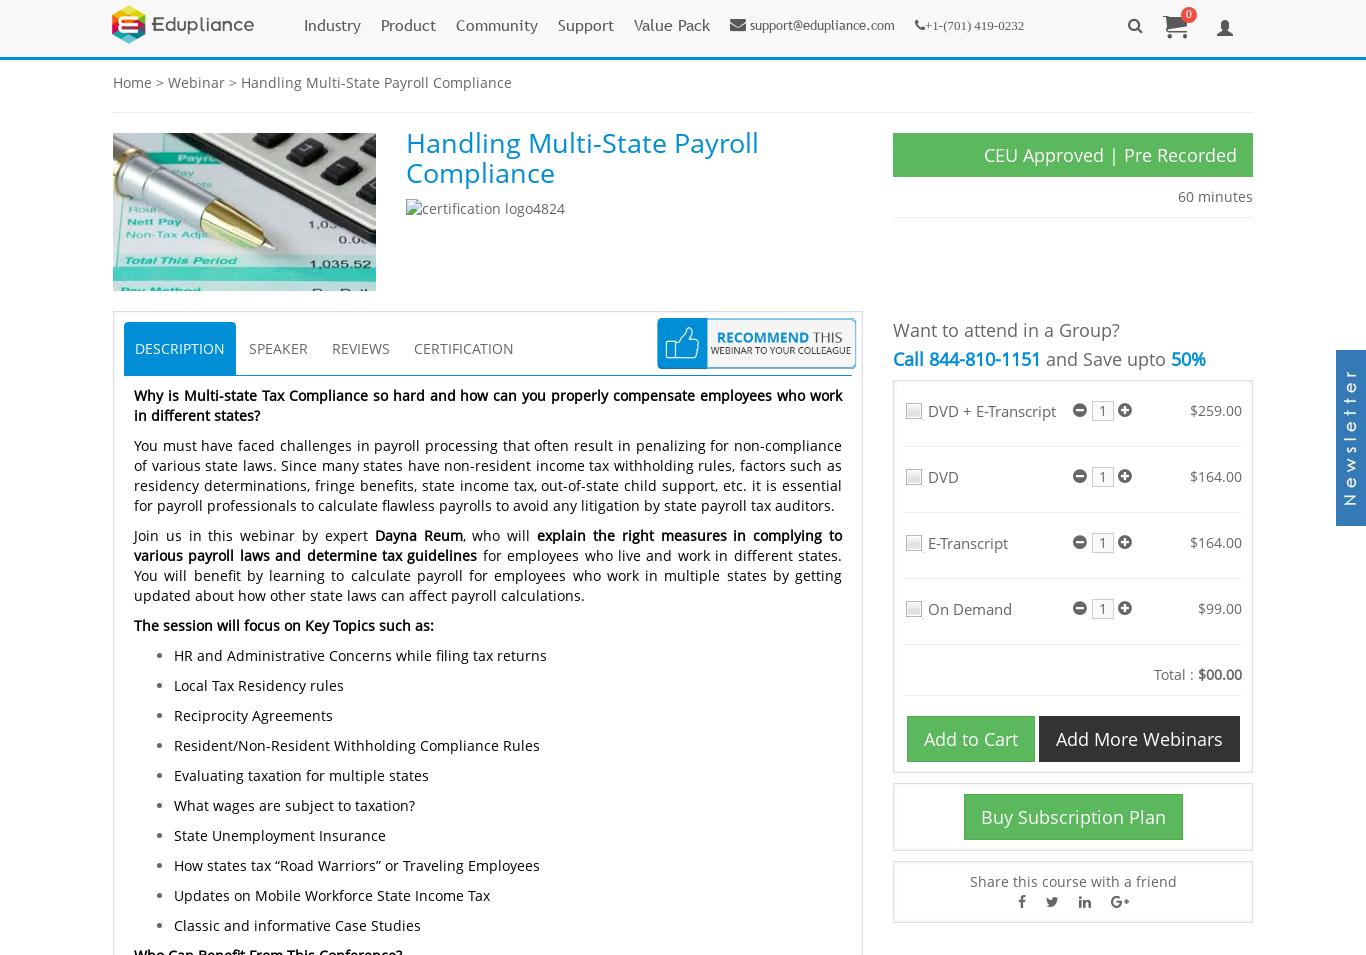 This screenshot has height=955, width=1366. What do you see at coordinates (158, 81) in the screenshot?
I see `'>'` at bounding box center [158, 81].